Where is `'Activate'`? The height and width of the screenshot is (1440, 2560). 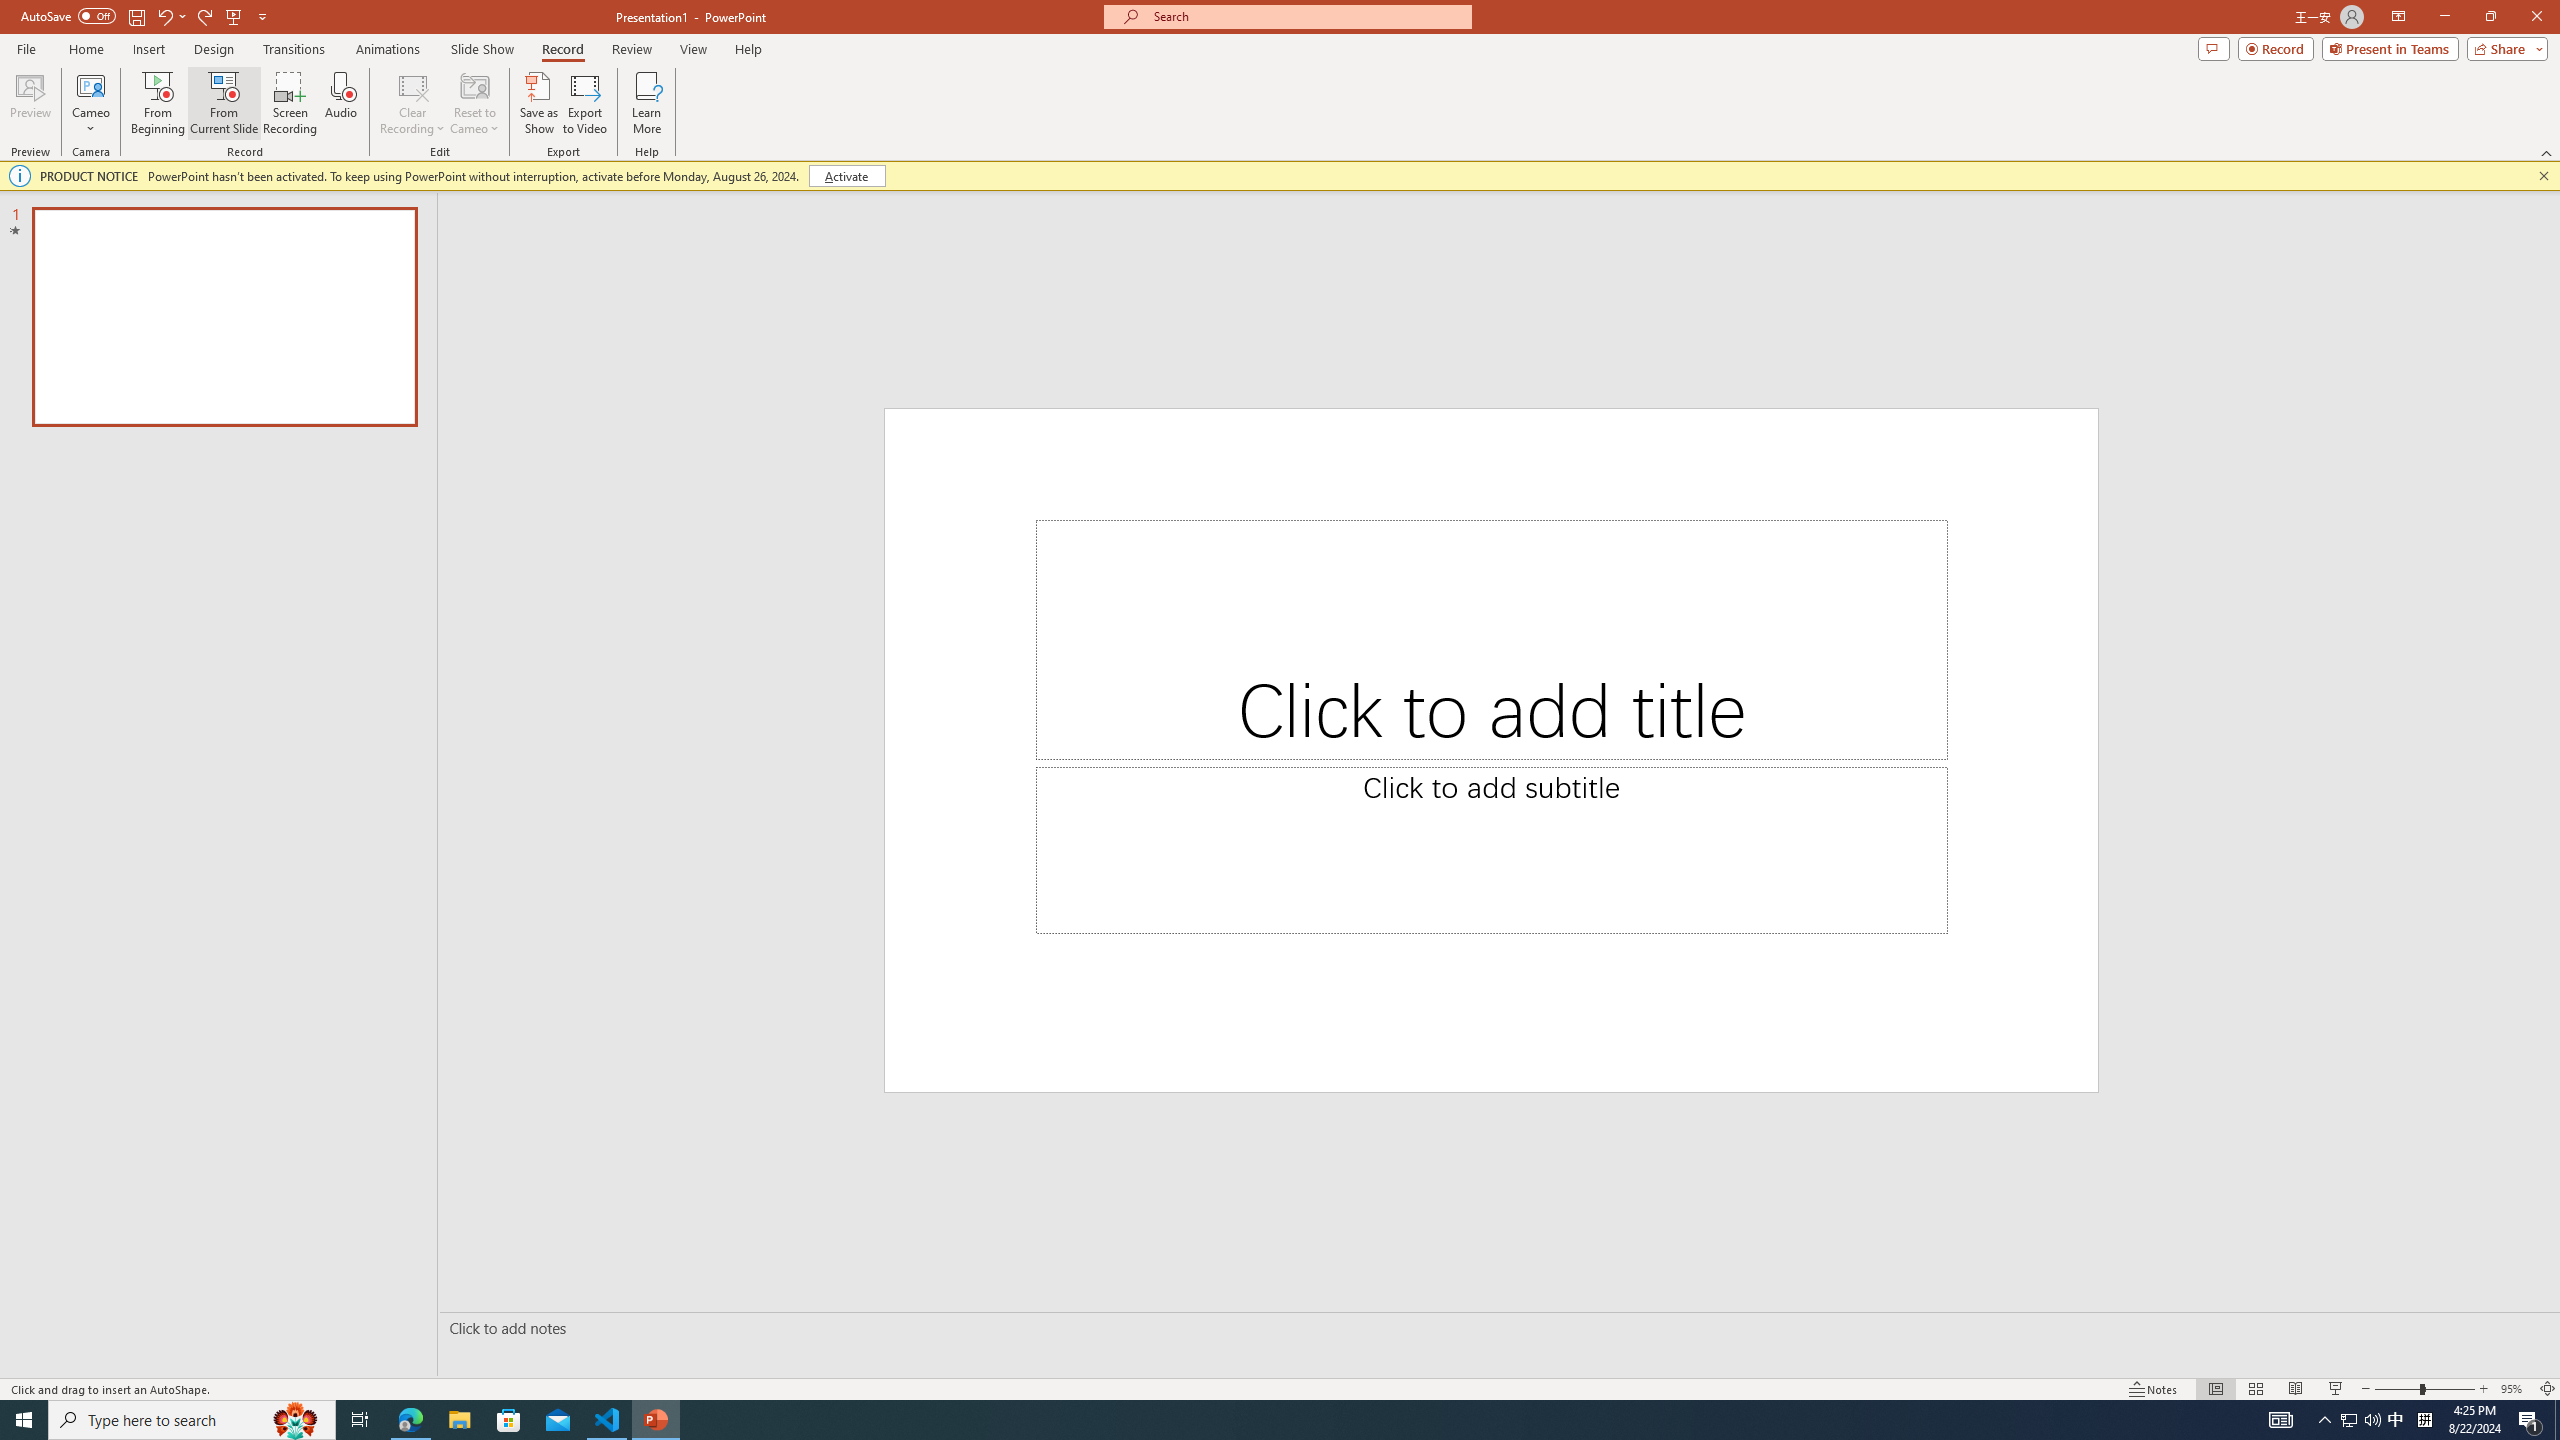 'Activate' is located at coordinates (847, 176).